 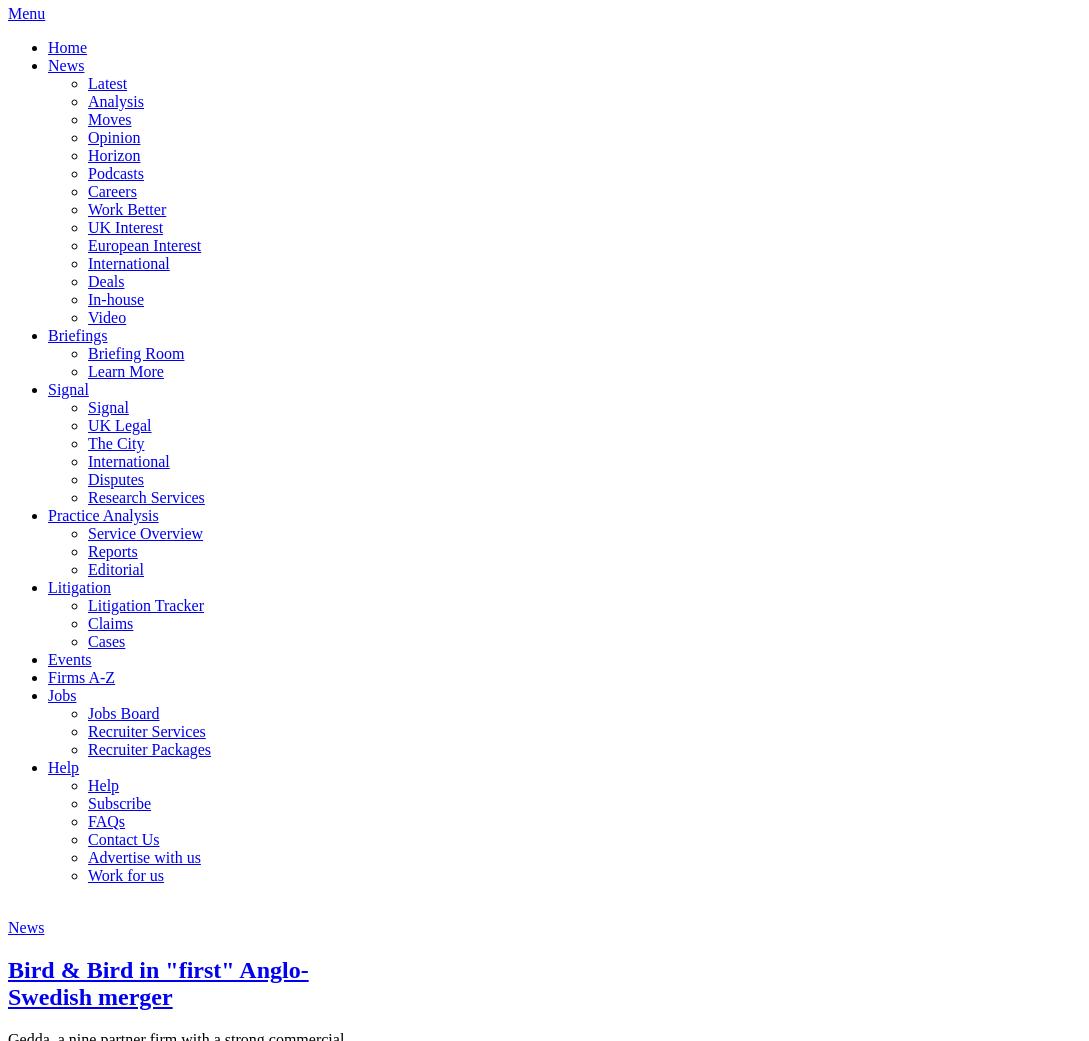 I want to click on 'Latest', so click(x=87, y=81).